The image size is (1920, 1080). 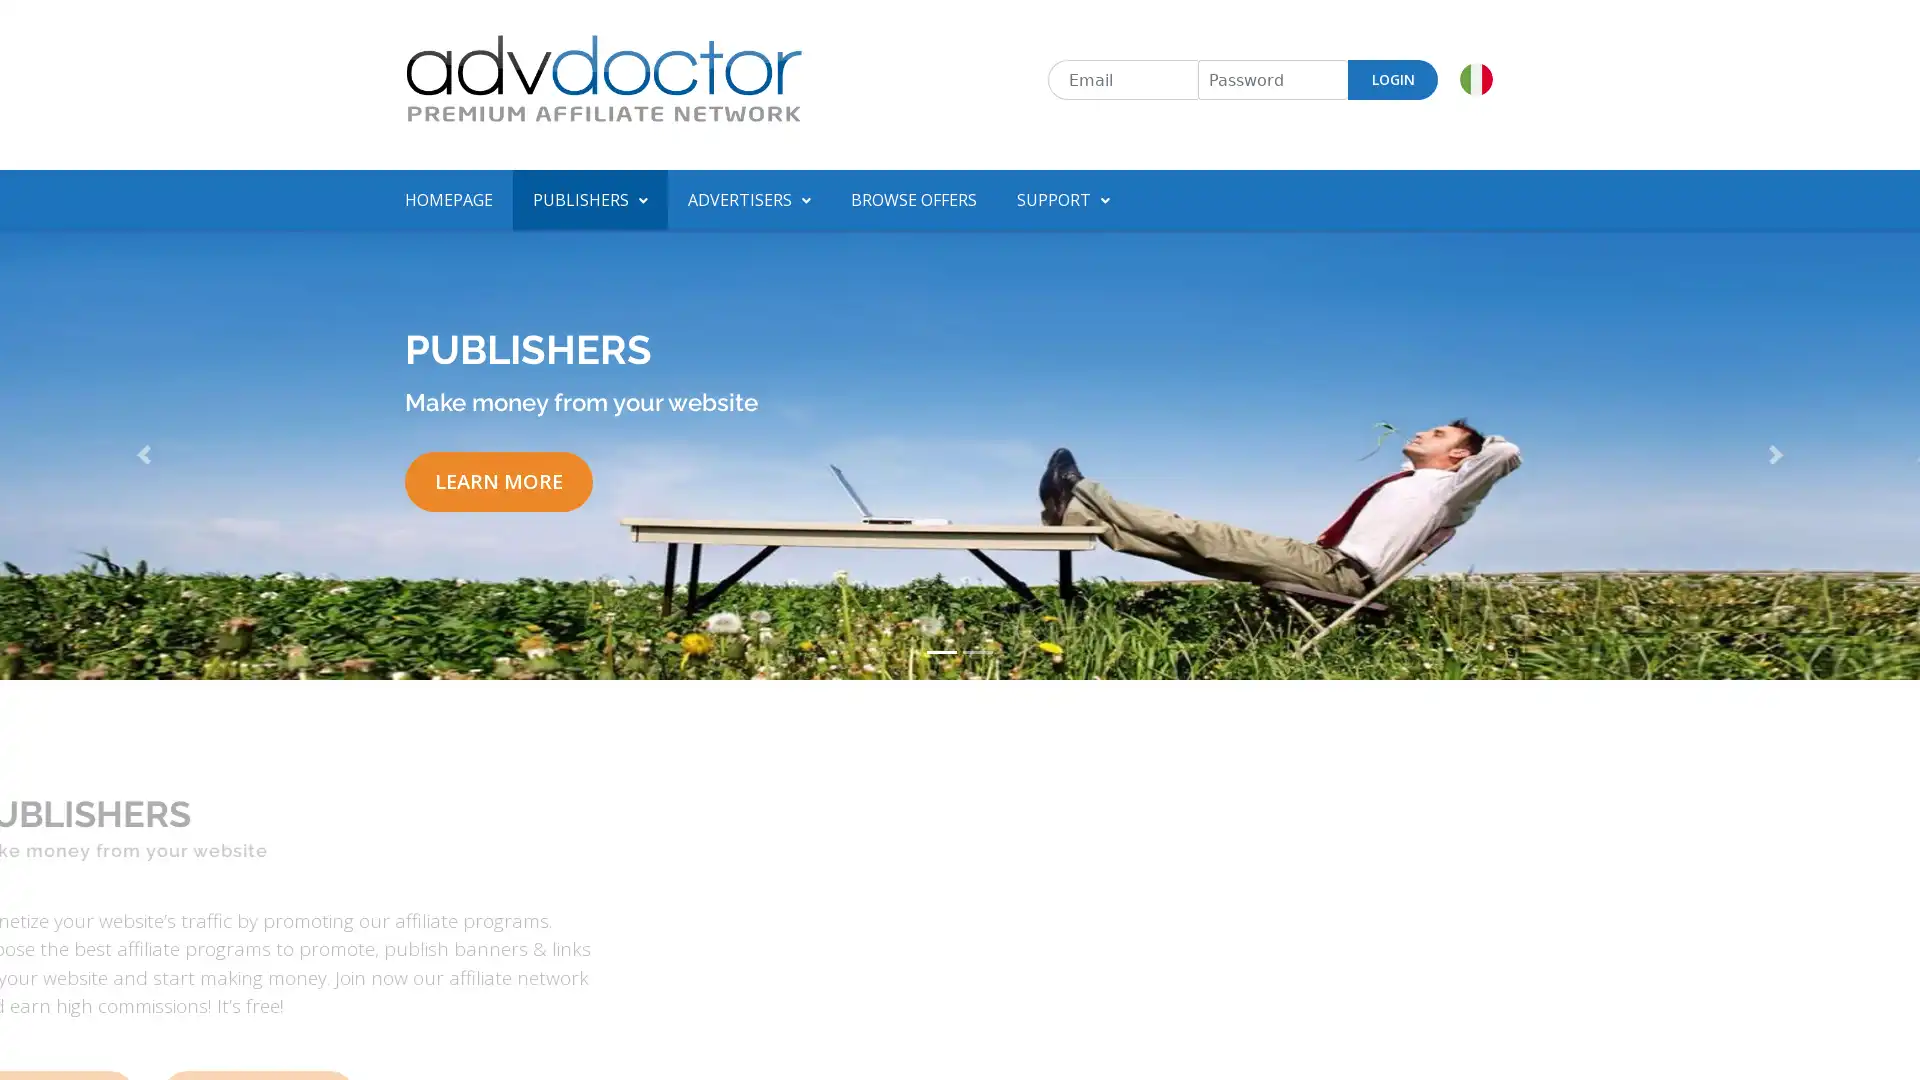 I want to click on LOGIN, so click(x=1391, y=79).